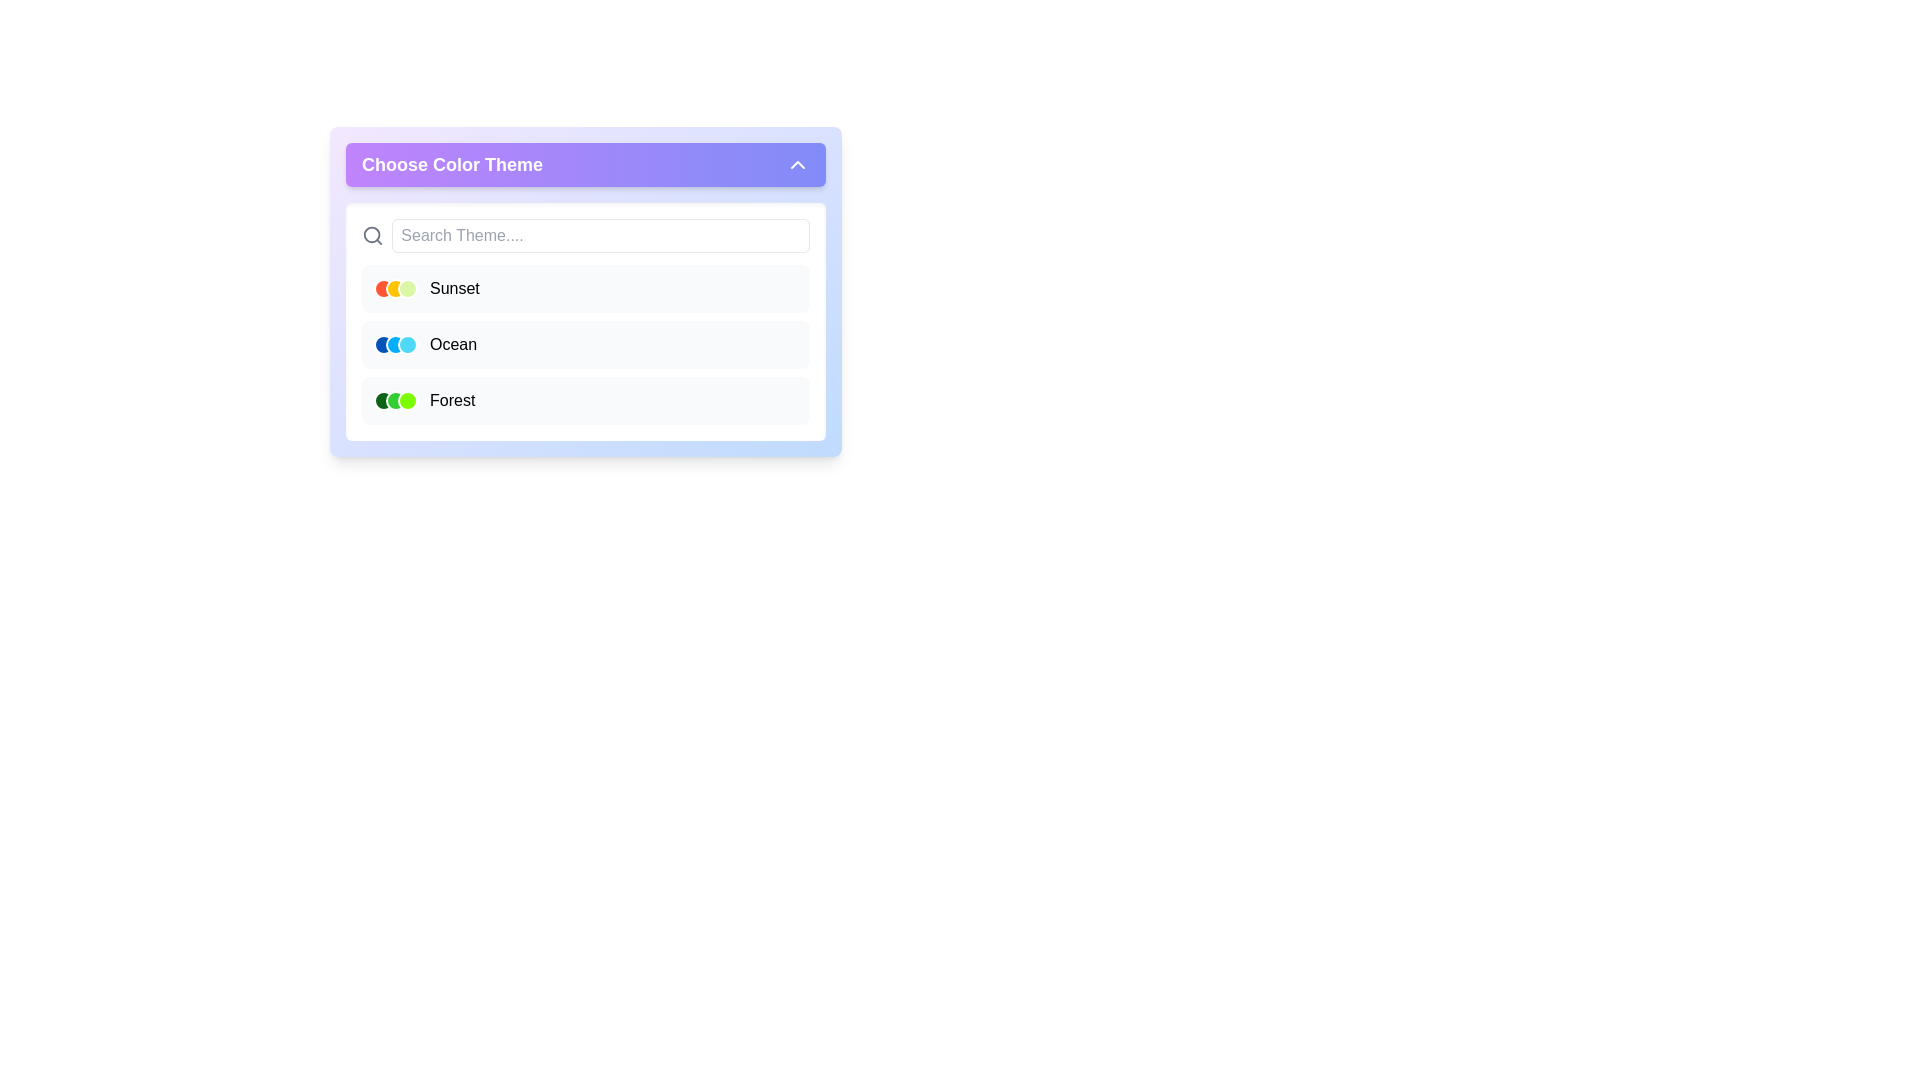 The height and width of the screenshot is (1080, 1920). Describe the element at coordinates (395, 343) in the screenshot. I see `the Symbolic representation (theme indicator) consisting of three small circles colored dark blue, light blue, and cyan, located in the 'Ocean' row of the 'Choose Color Theme' dropdown menu` at that location.